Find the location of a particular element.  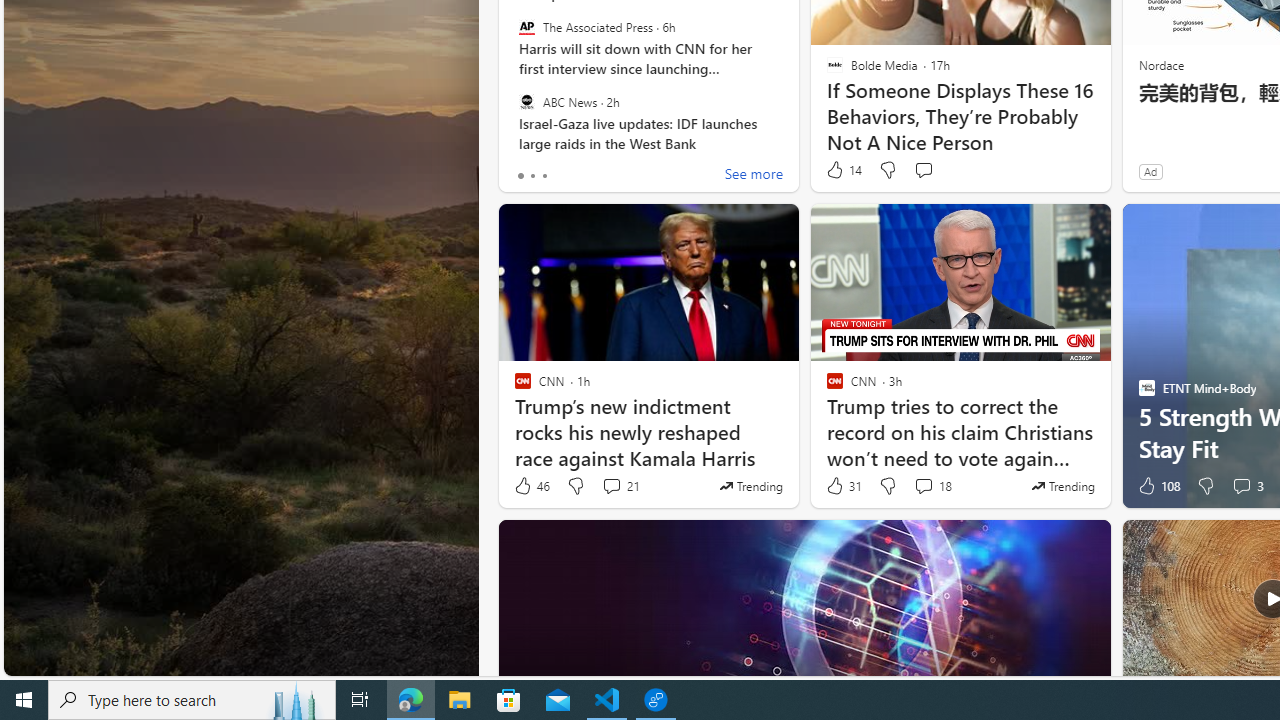

'View comments 18 Comment' is located at coordinates (922, 486).